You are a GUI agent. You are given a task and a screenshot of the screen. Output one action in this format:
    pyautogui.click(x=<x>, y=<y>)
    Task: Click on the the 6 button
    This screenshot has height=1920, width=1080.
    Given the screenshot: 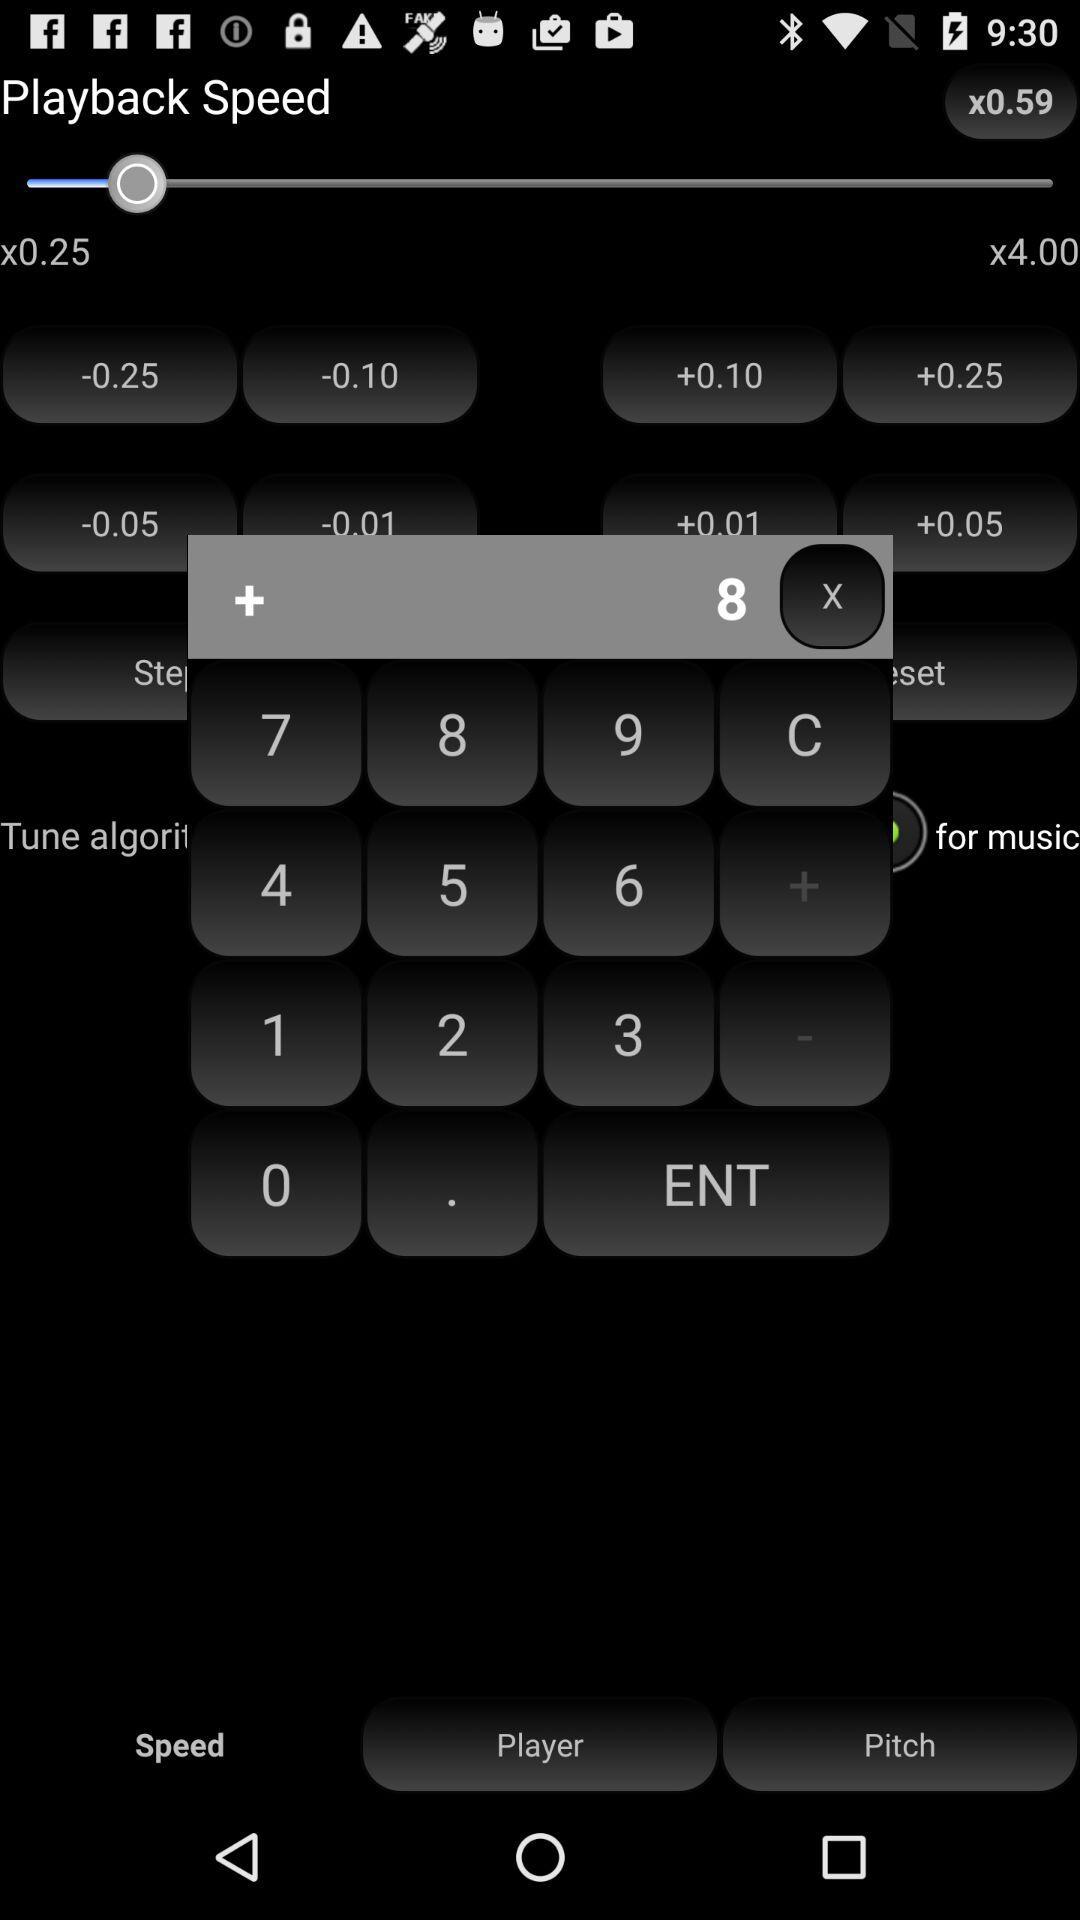 What is the action you would take?
    pyautogui.click(x=627, y=882)
    